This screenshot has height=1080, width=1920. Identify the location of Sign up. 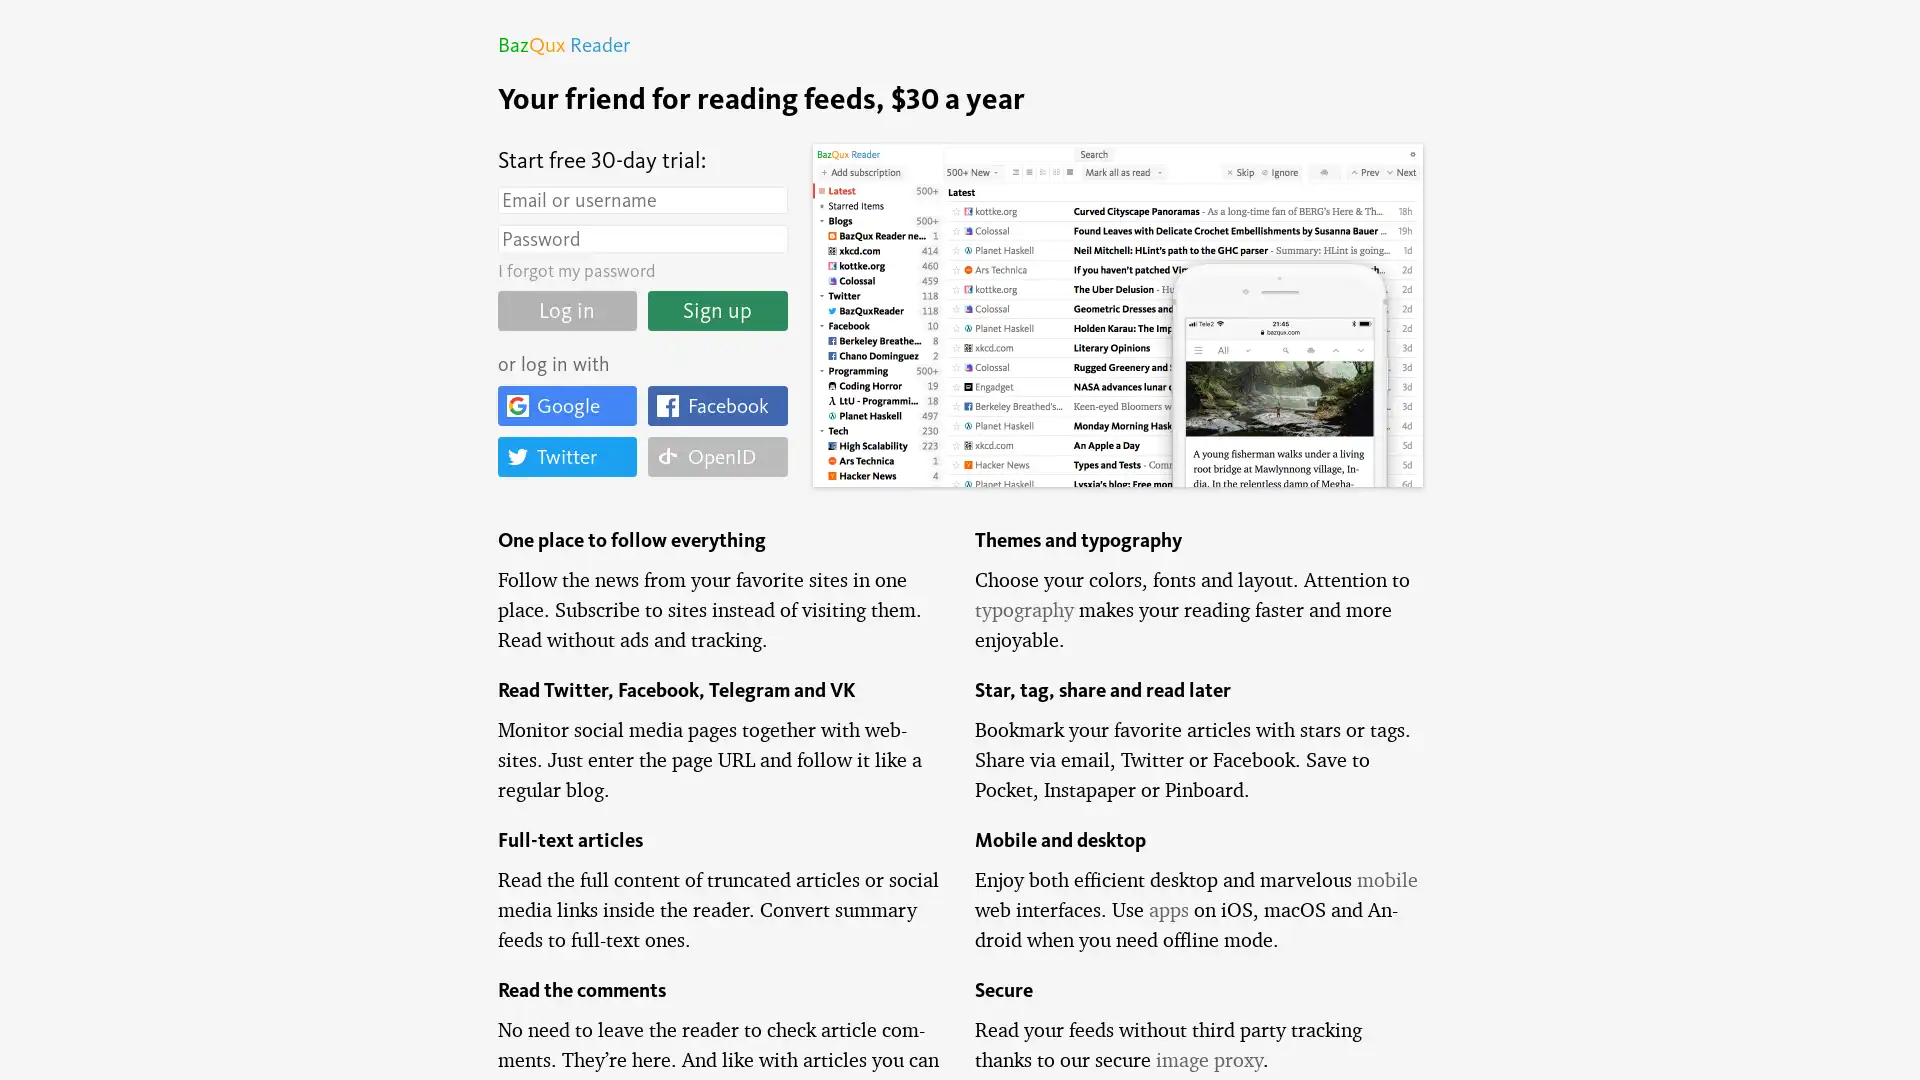
(717, 309).